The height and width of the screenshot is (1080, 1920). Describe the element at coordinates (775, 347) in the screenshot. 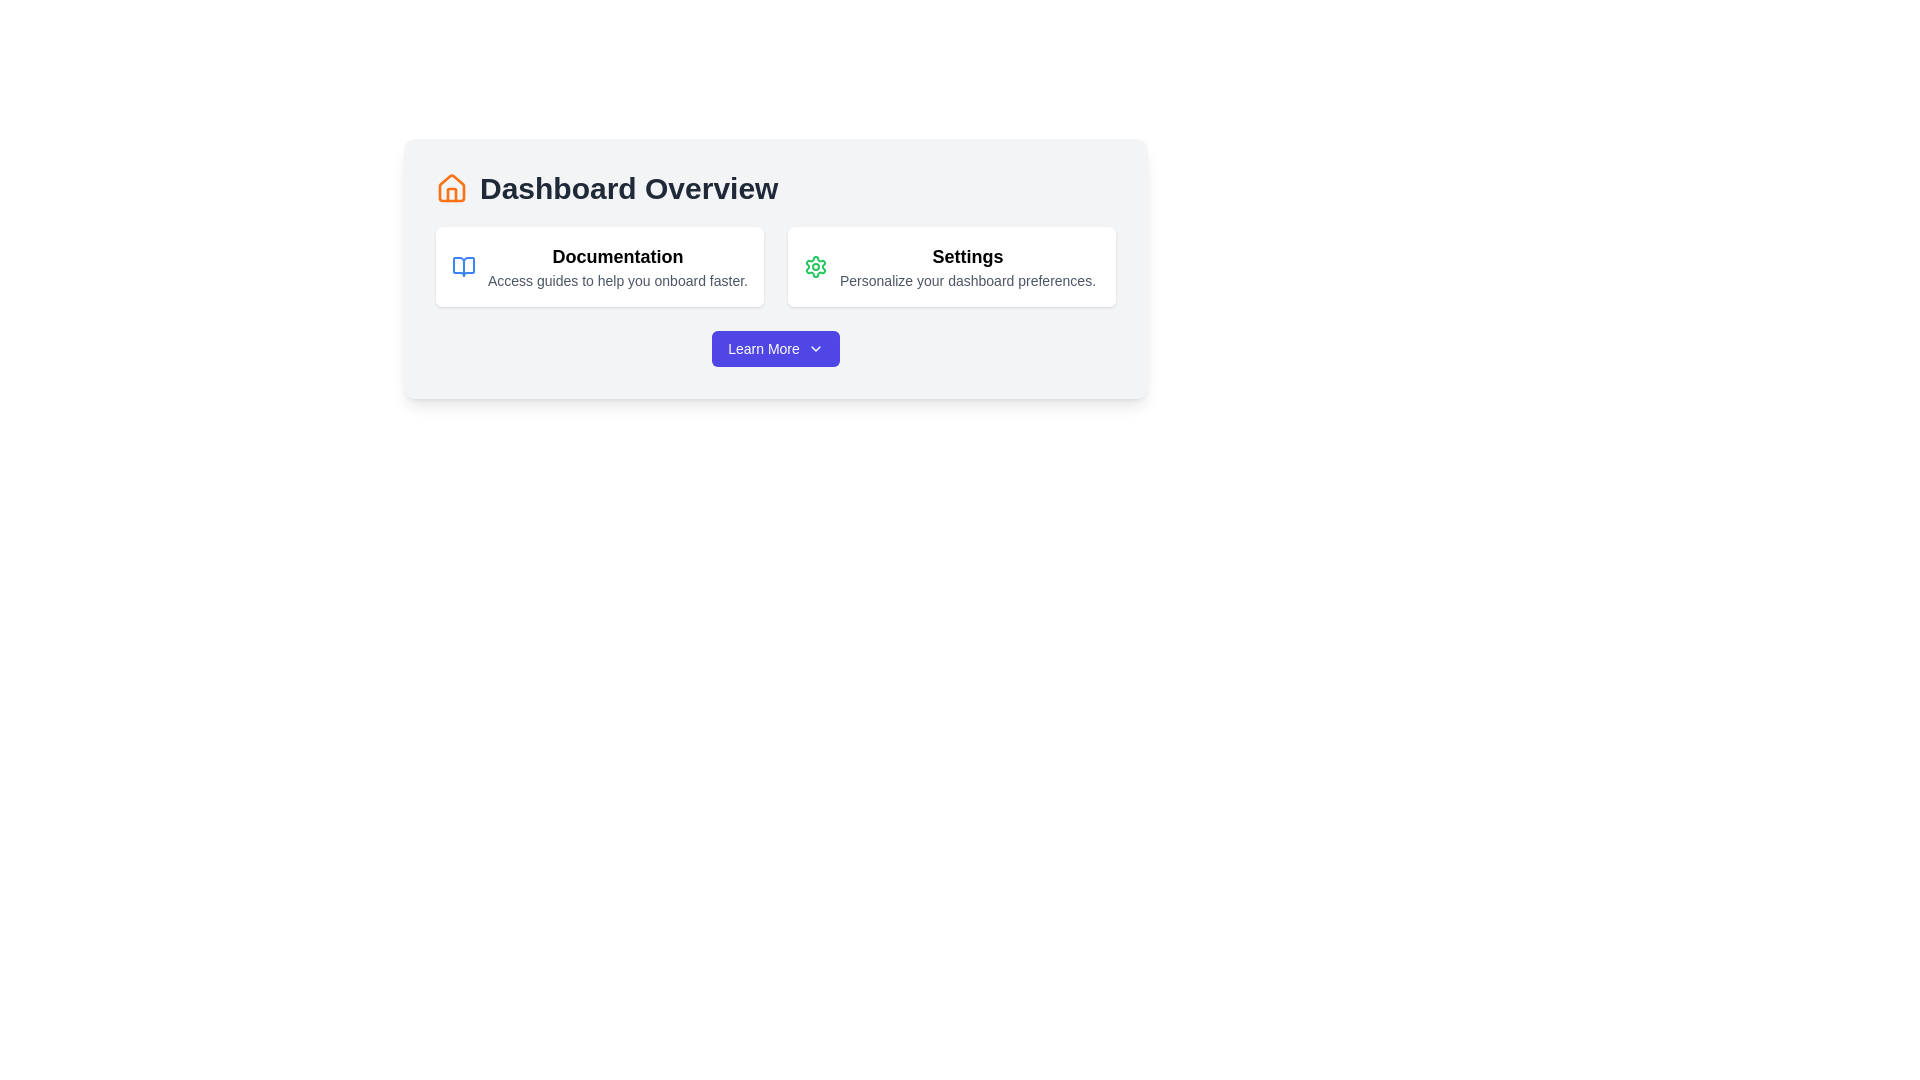

I see `the button located at the bottom-center of the card component that contains 'Documentation' and 'Settings'` at that location.